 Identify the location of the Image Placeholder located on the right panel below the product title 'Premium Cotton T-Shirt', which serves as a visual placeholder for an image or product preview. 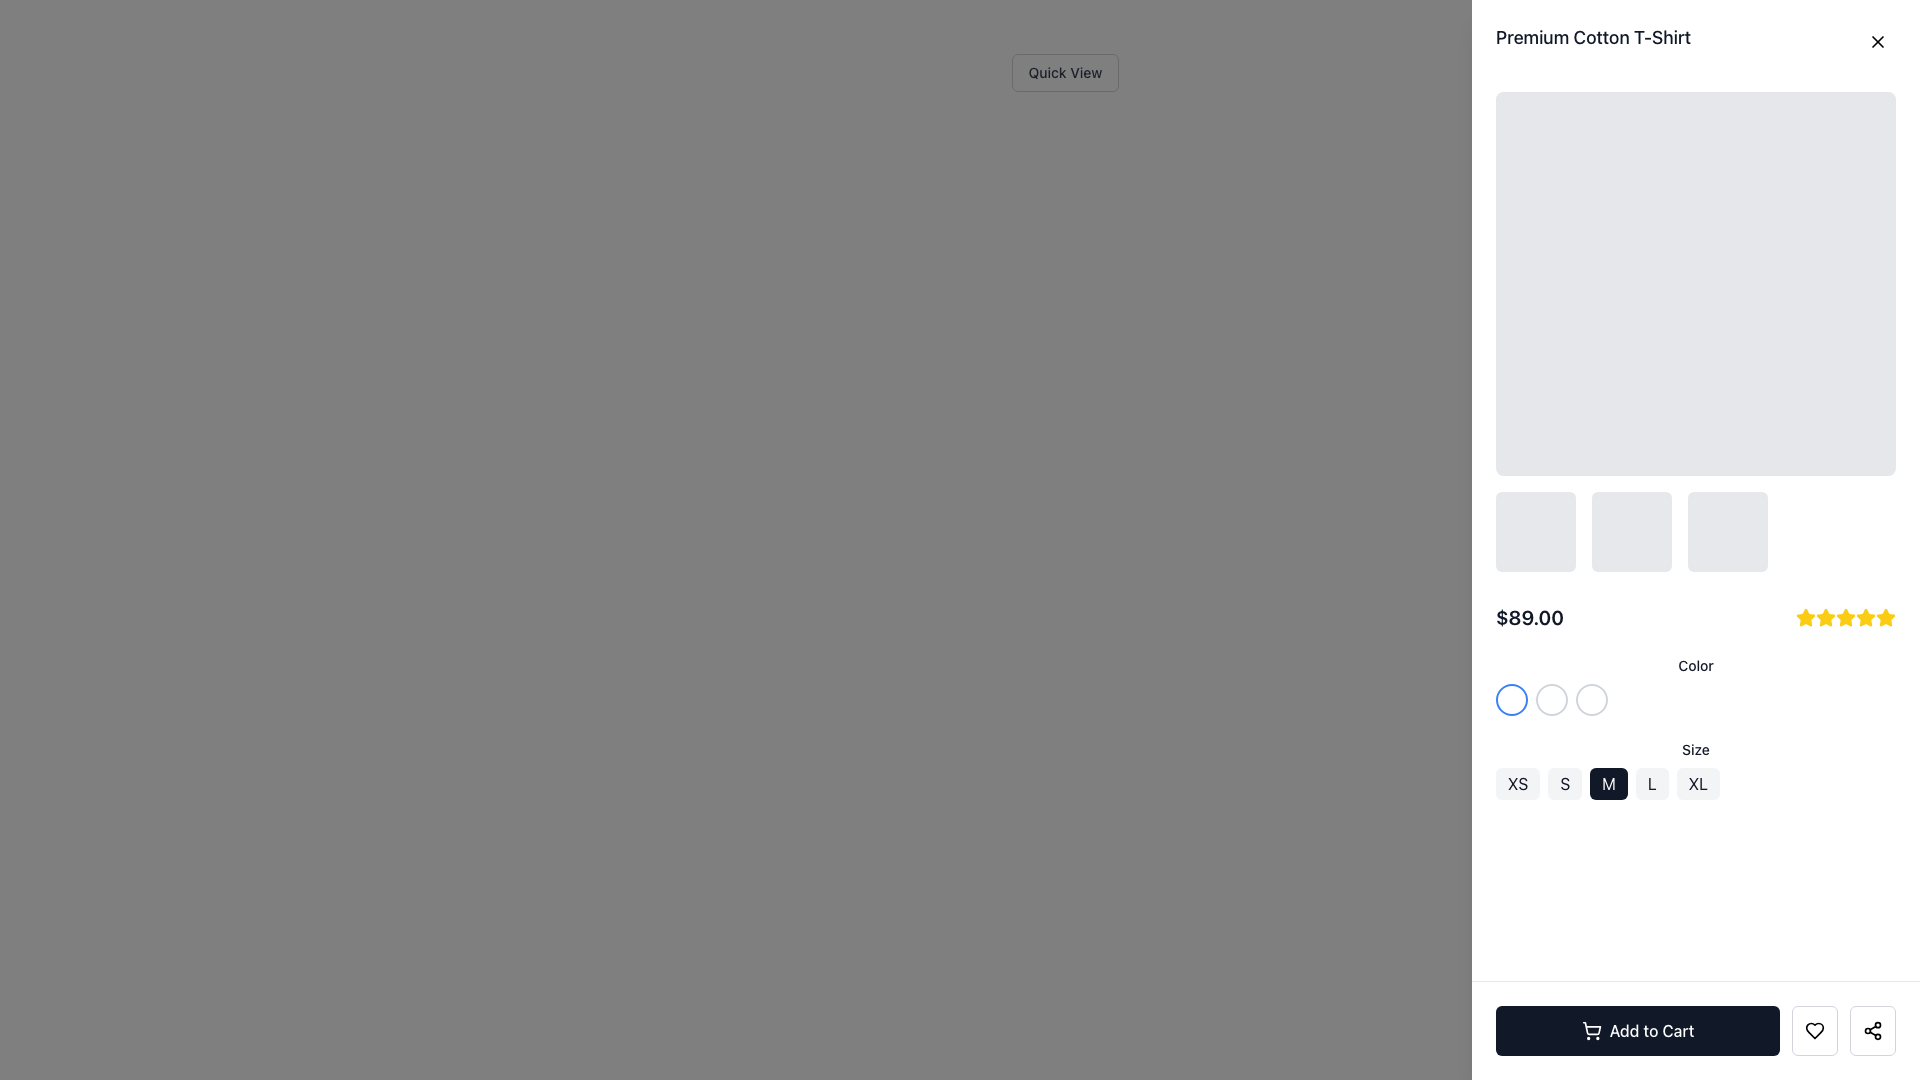
(1694, 330).